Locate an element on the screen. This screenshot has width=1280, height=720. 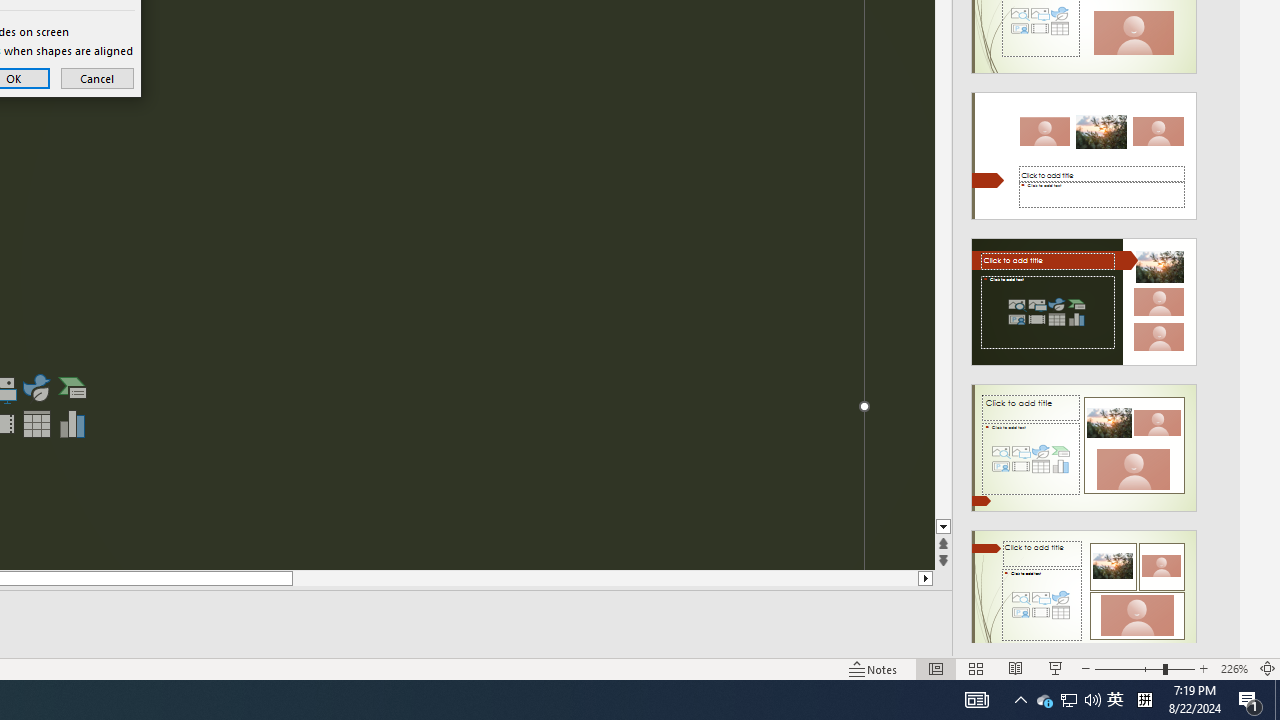
'Zoom 226%' is located at coordinates (1233, 669).